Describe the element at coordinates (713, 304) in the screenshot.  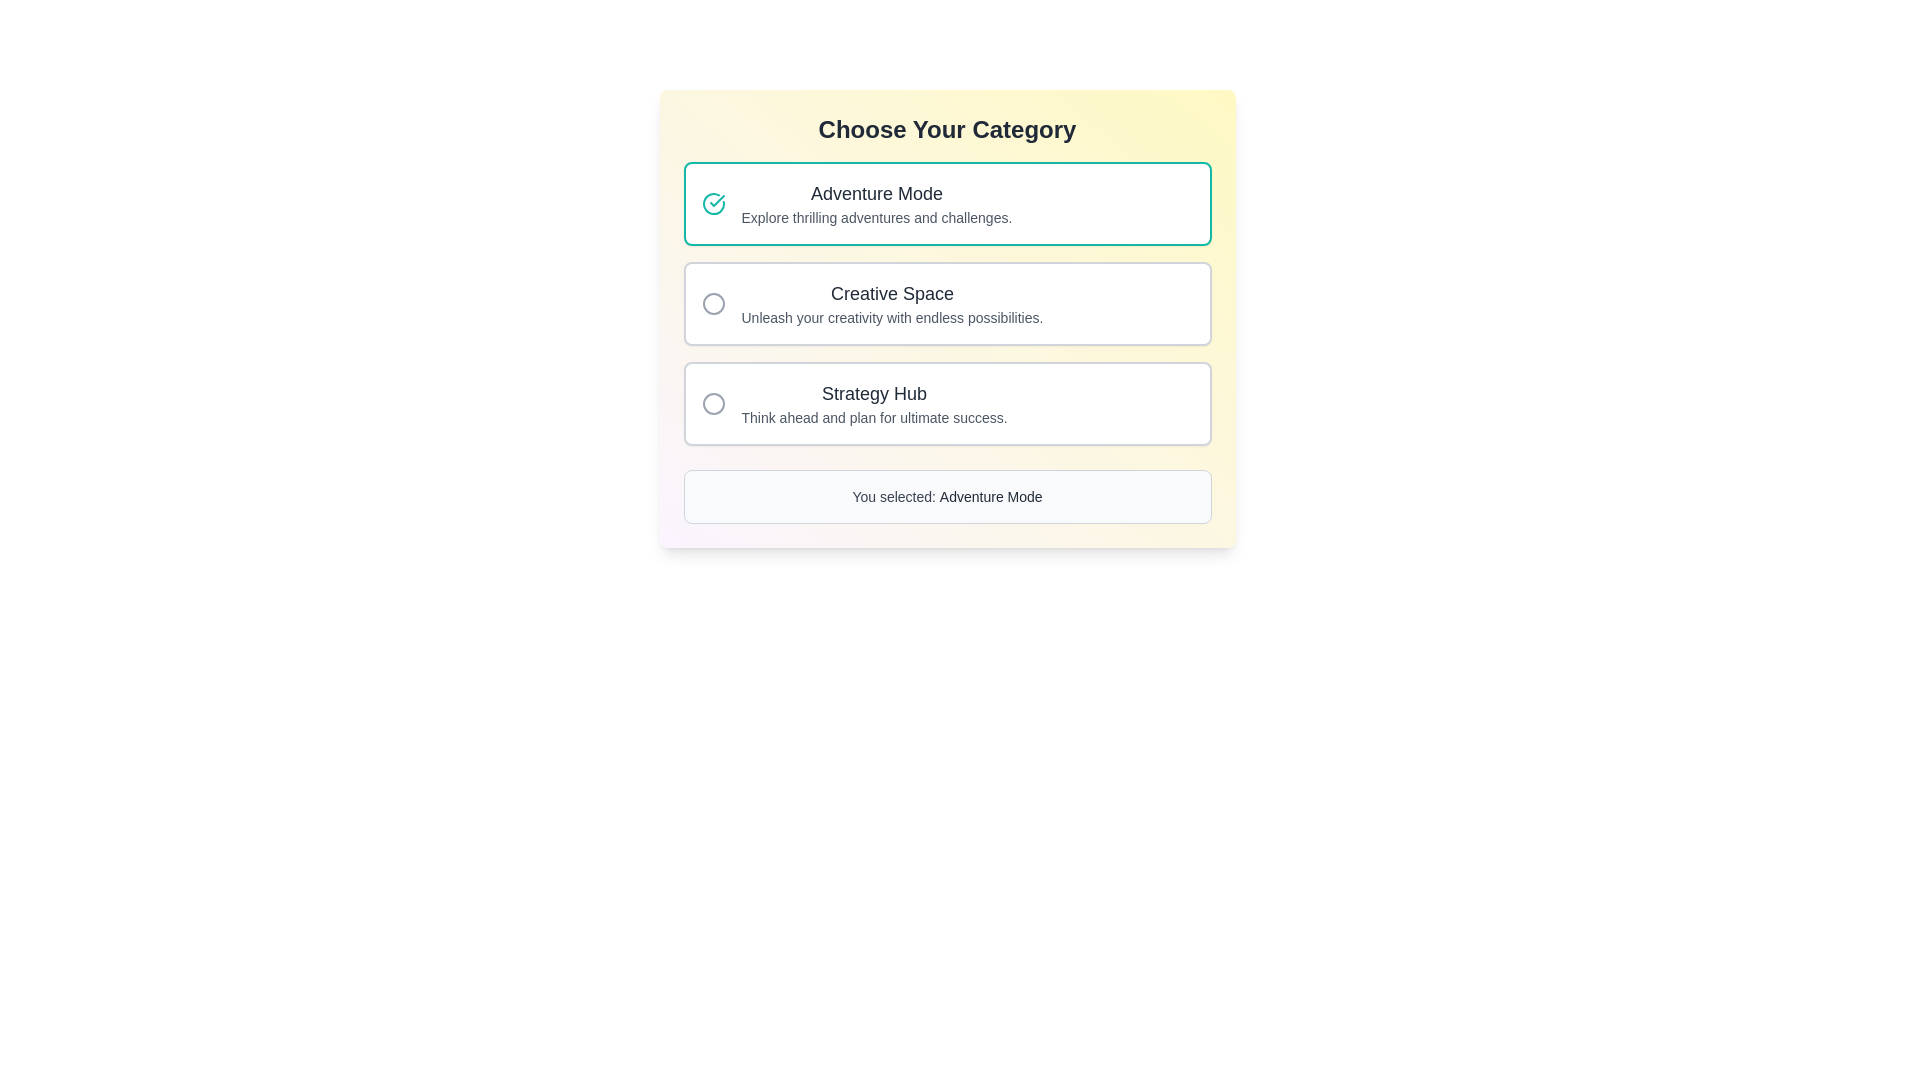
I see `the inner SVG Circle that visually represents the 'Creative Space' radio button option` at that location.